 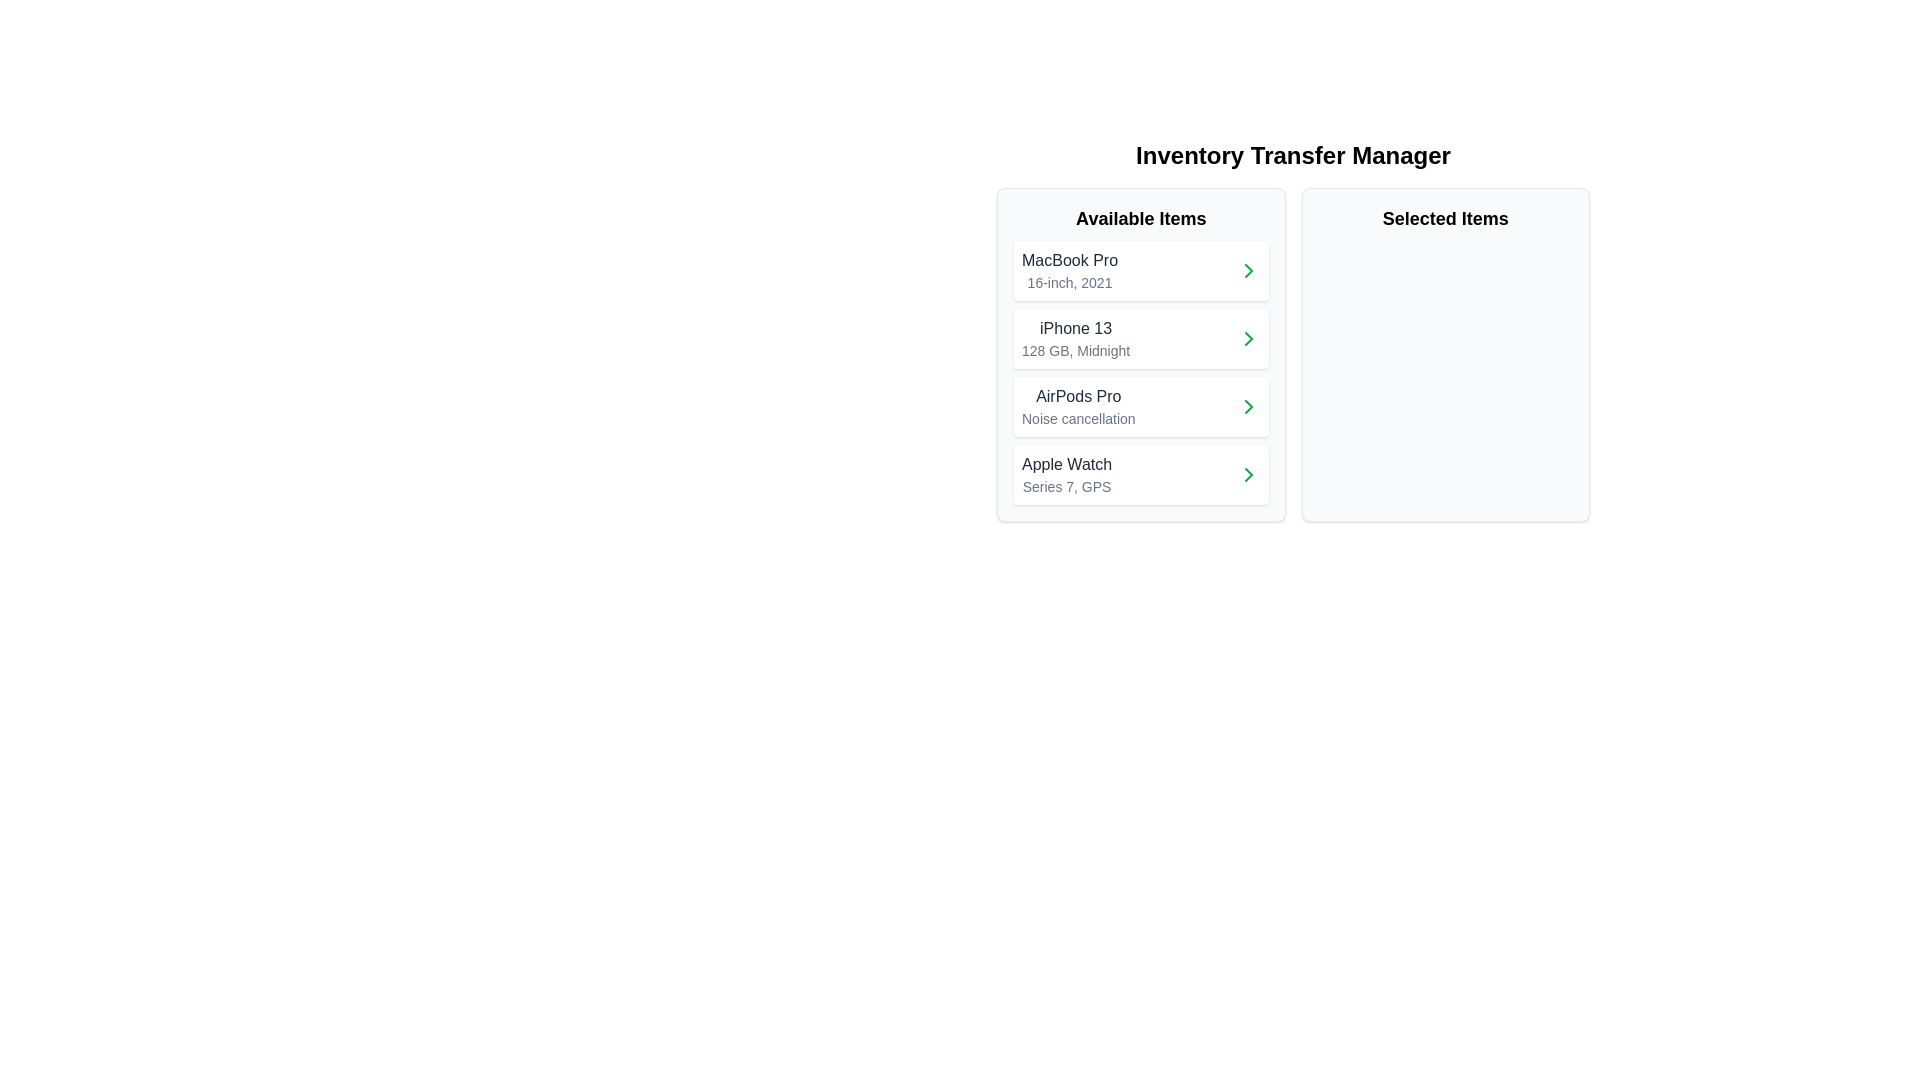 What do you see at coordinates (1069, 270) in the screenshot?
I see `the 'MacBook Pro' text element, which includes the title and description` at bounding box center [1069, 270].